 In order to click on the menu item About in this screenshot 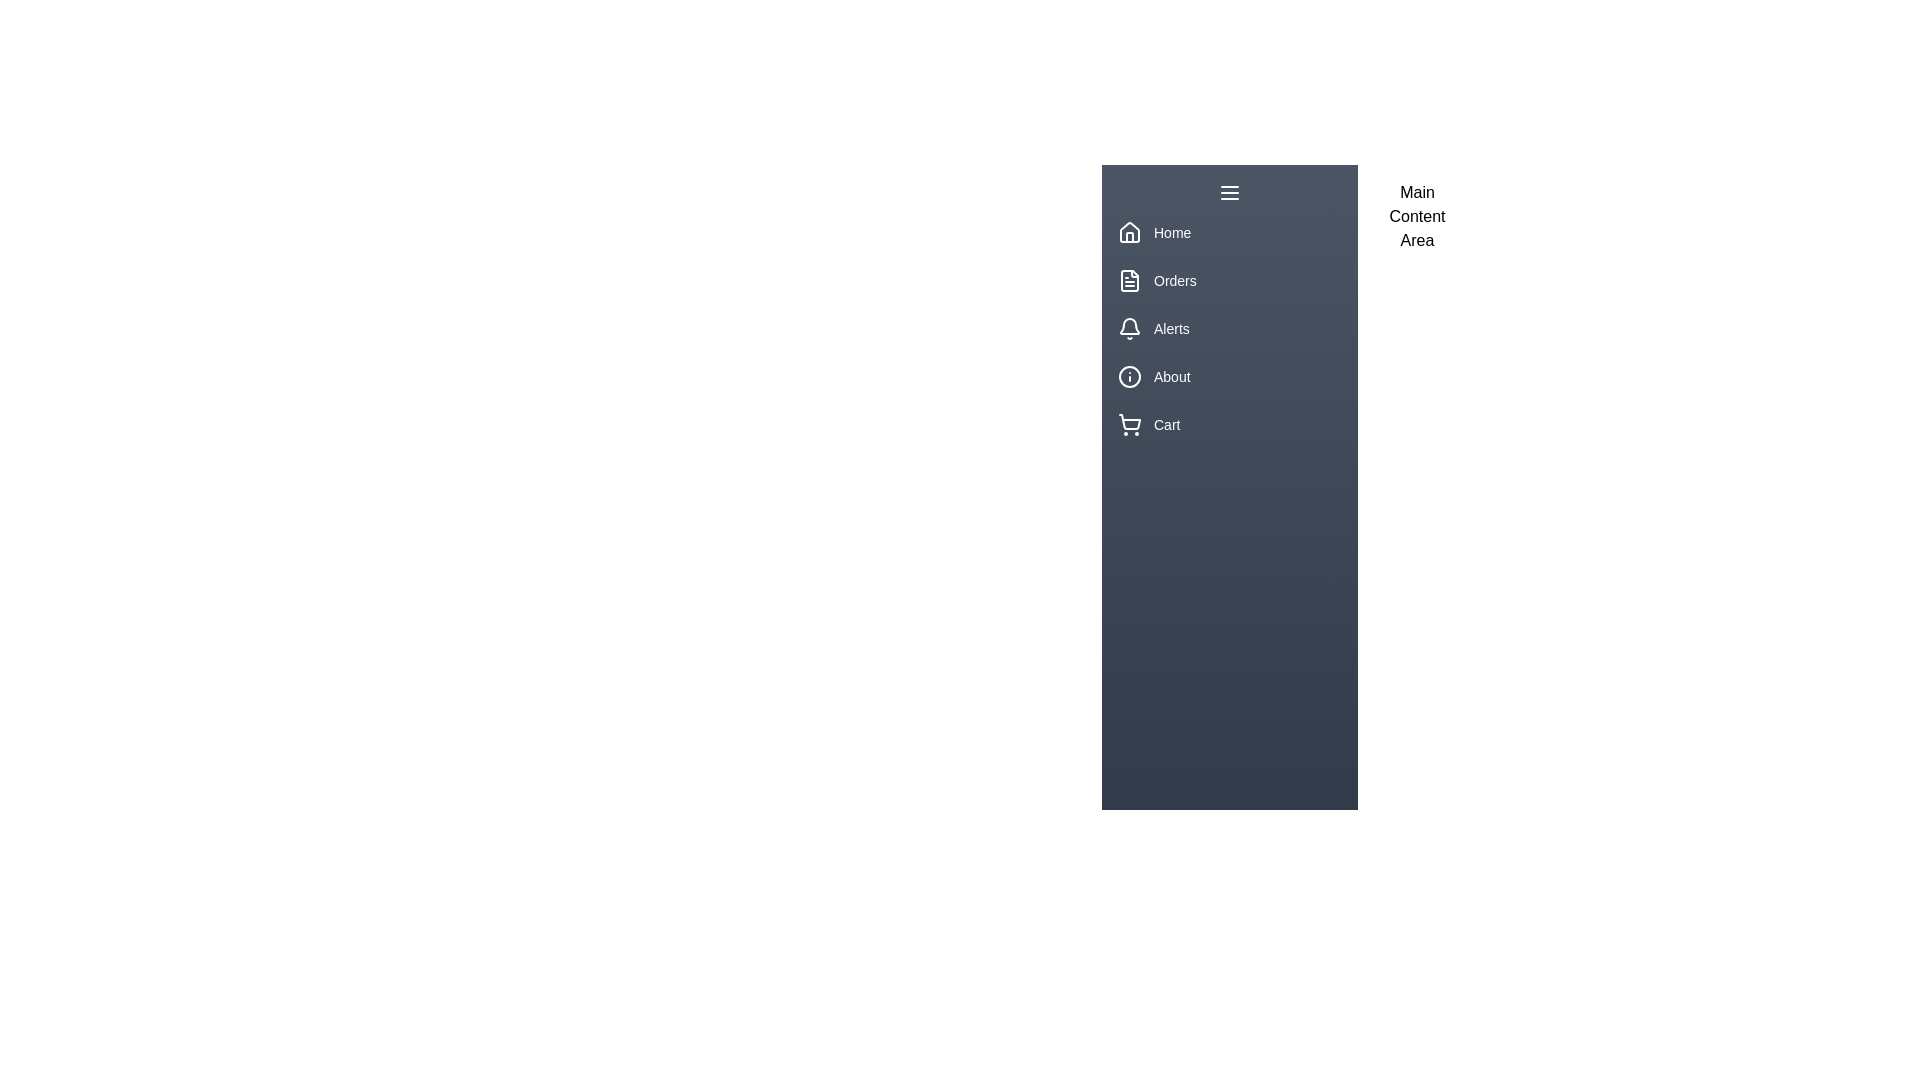, I will do `click(1228, 377)`.